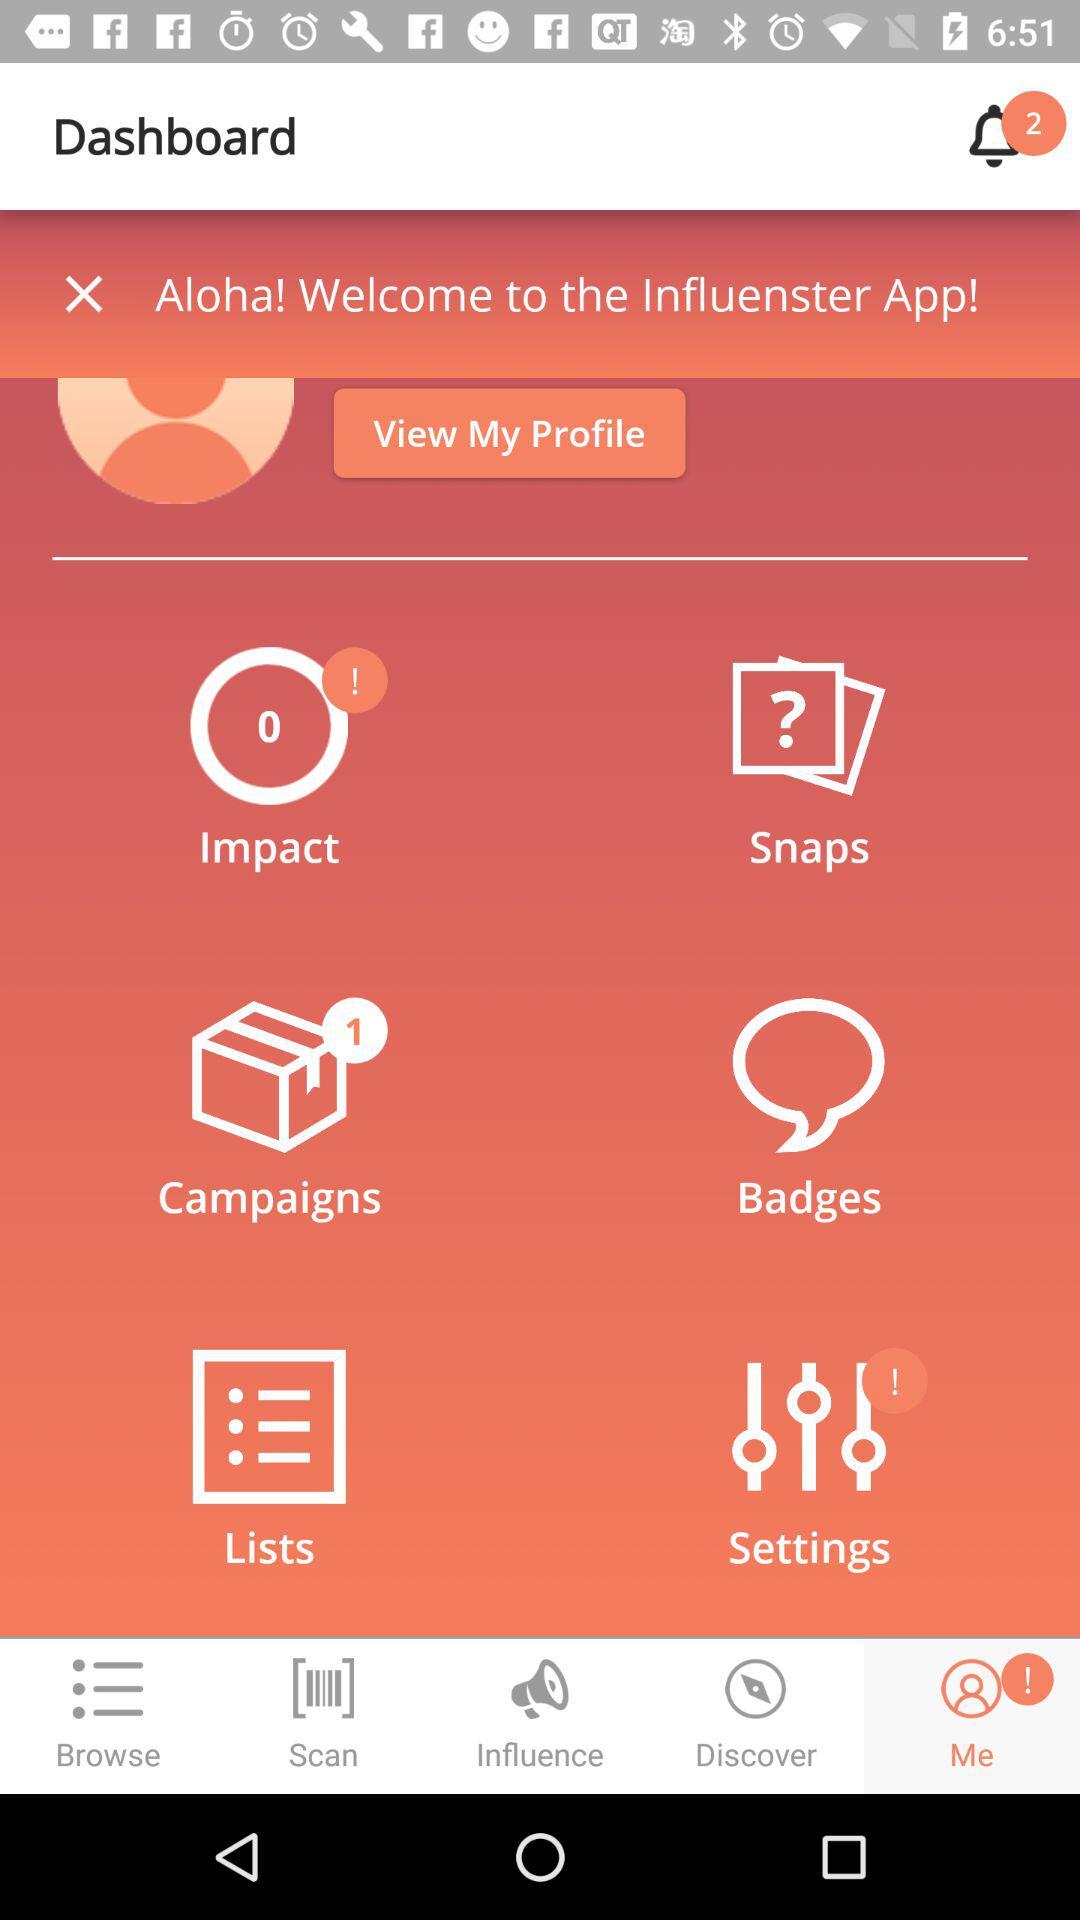 The image size is (1080, 1920). What do you see at coordinates (808, 1425) in the screenshot?
I see `the sliders icon` at bounding box center [808, 1425].